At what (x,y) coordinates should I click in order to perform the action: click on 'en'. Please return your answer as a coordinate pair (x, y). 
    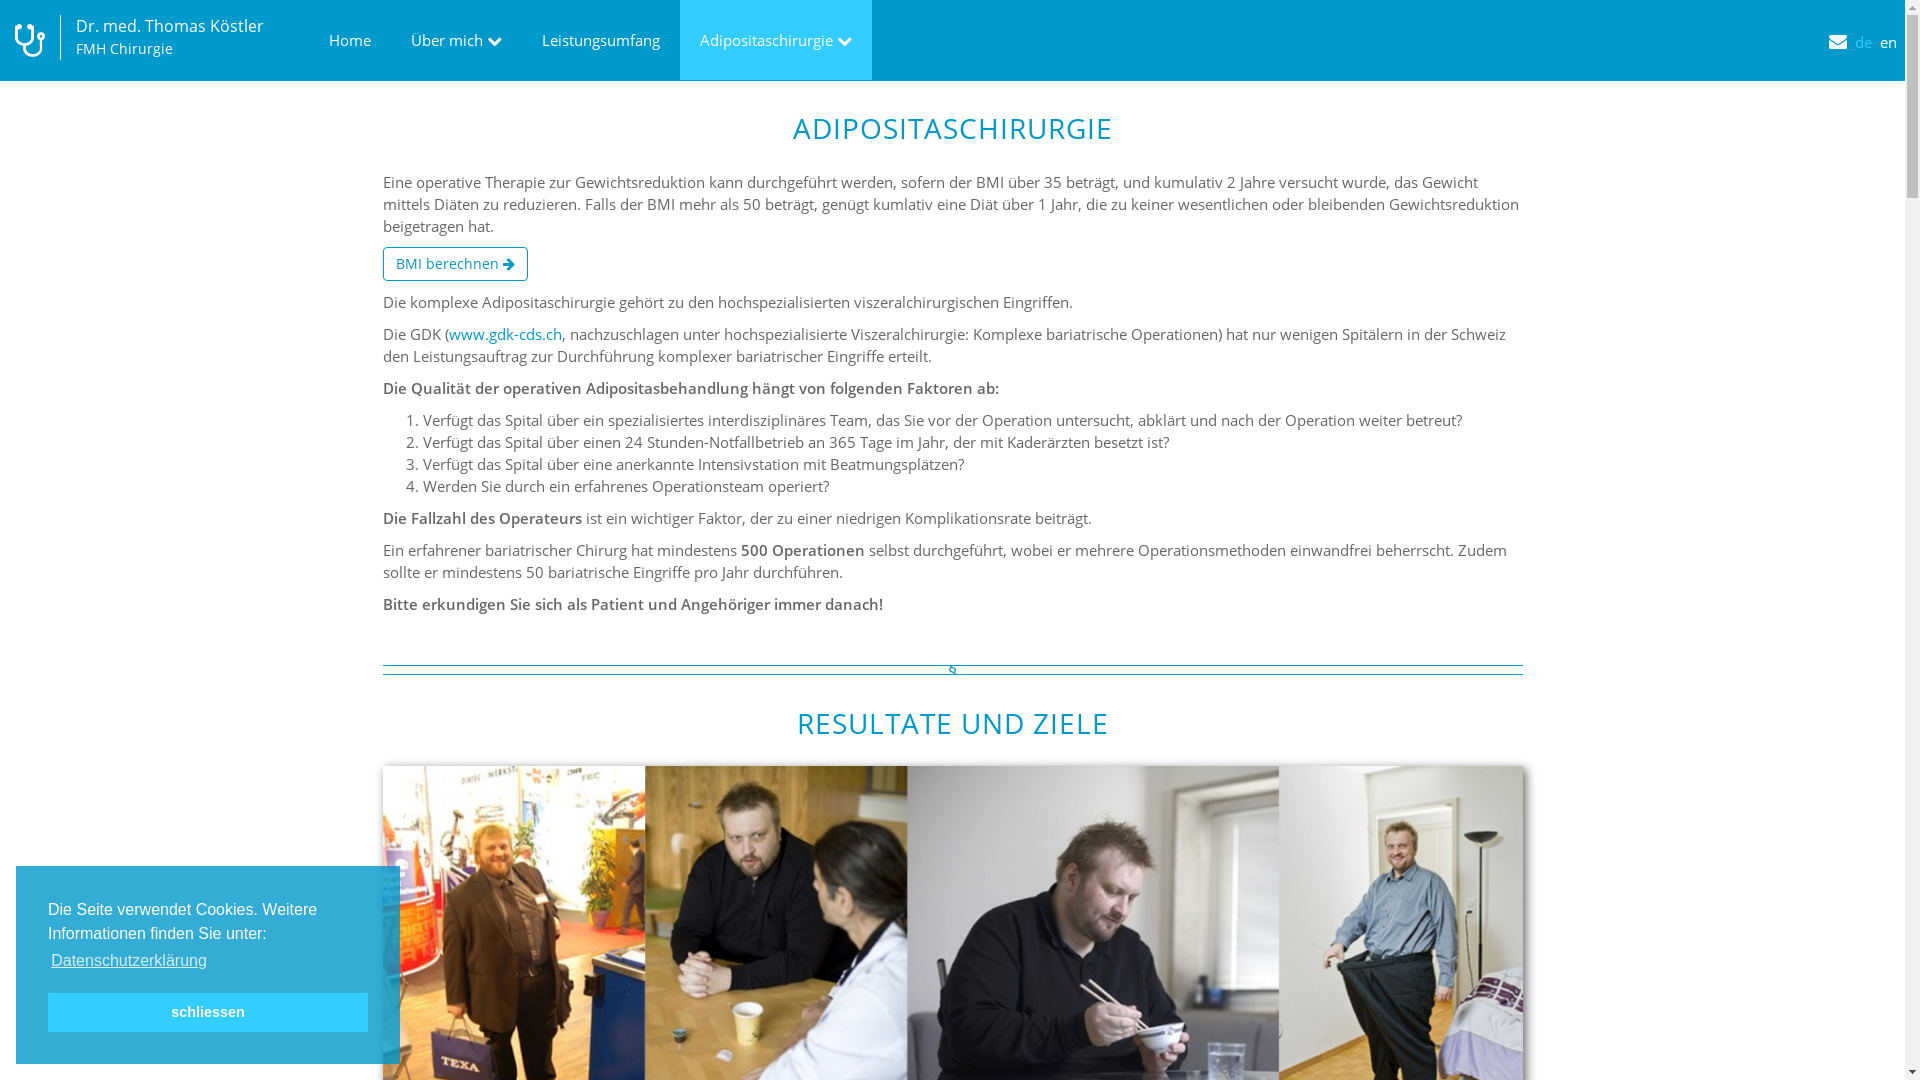
    Looking at the image, I should click on (1891, 26).